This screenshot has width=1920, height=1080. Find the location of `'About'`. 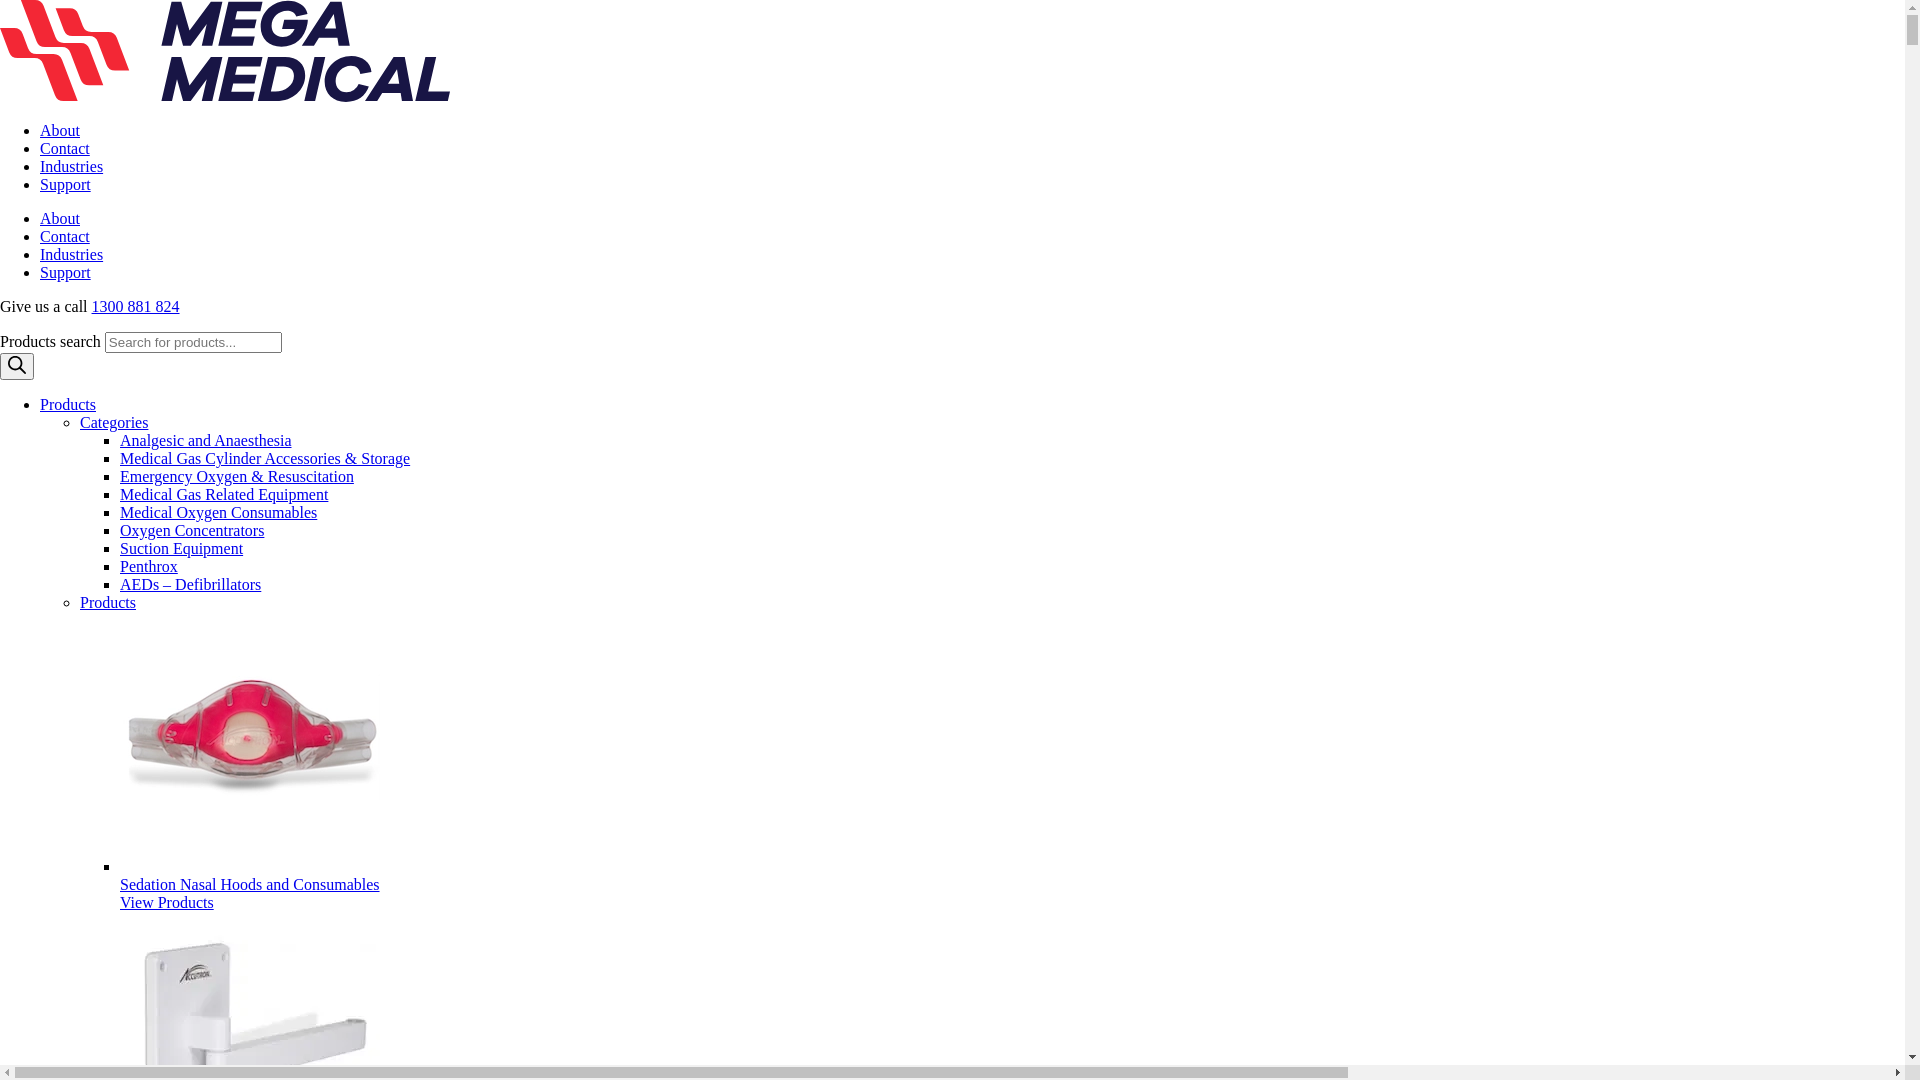

'About' is located at coordinates (59, 218).